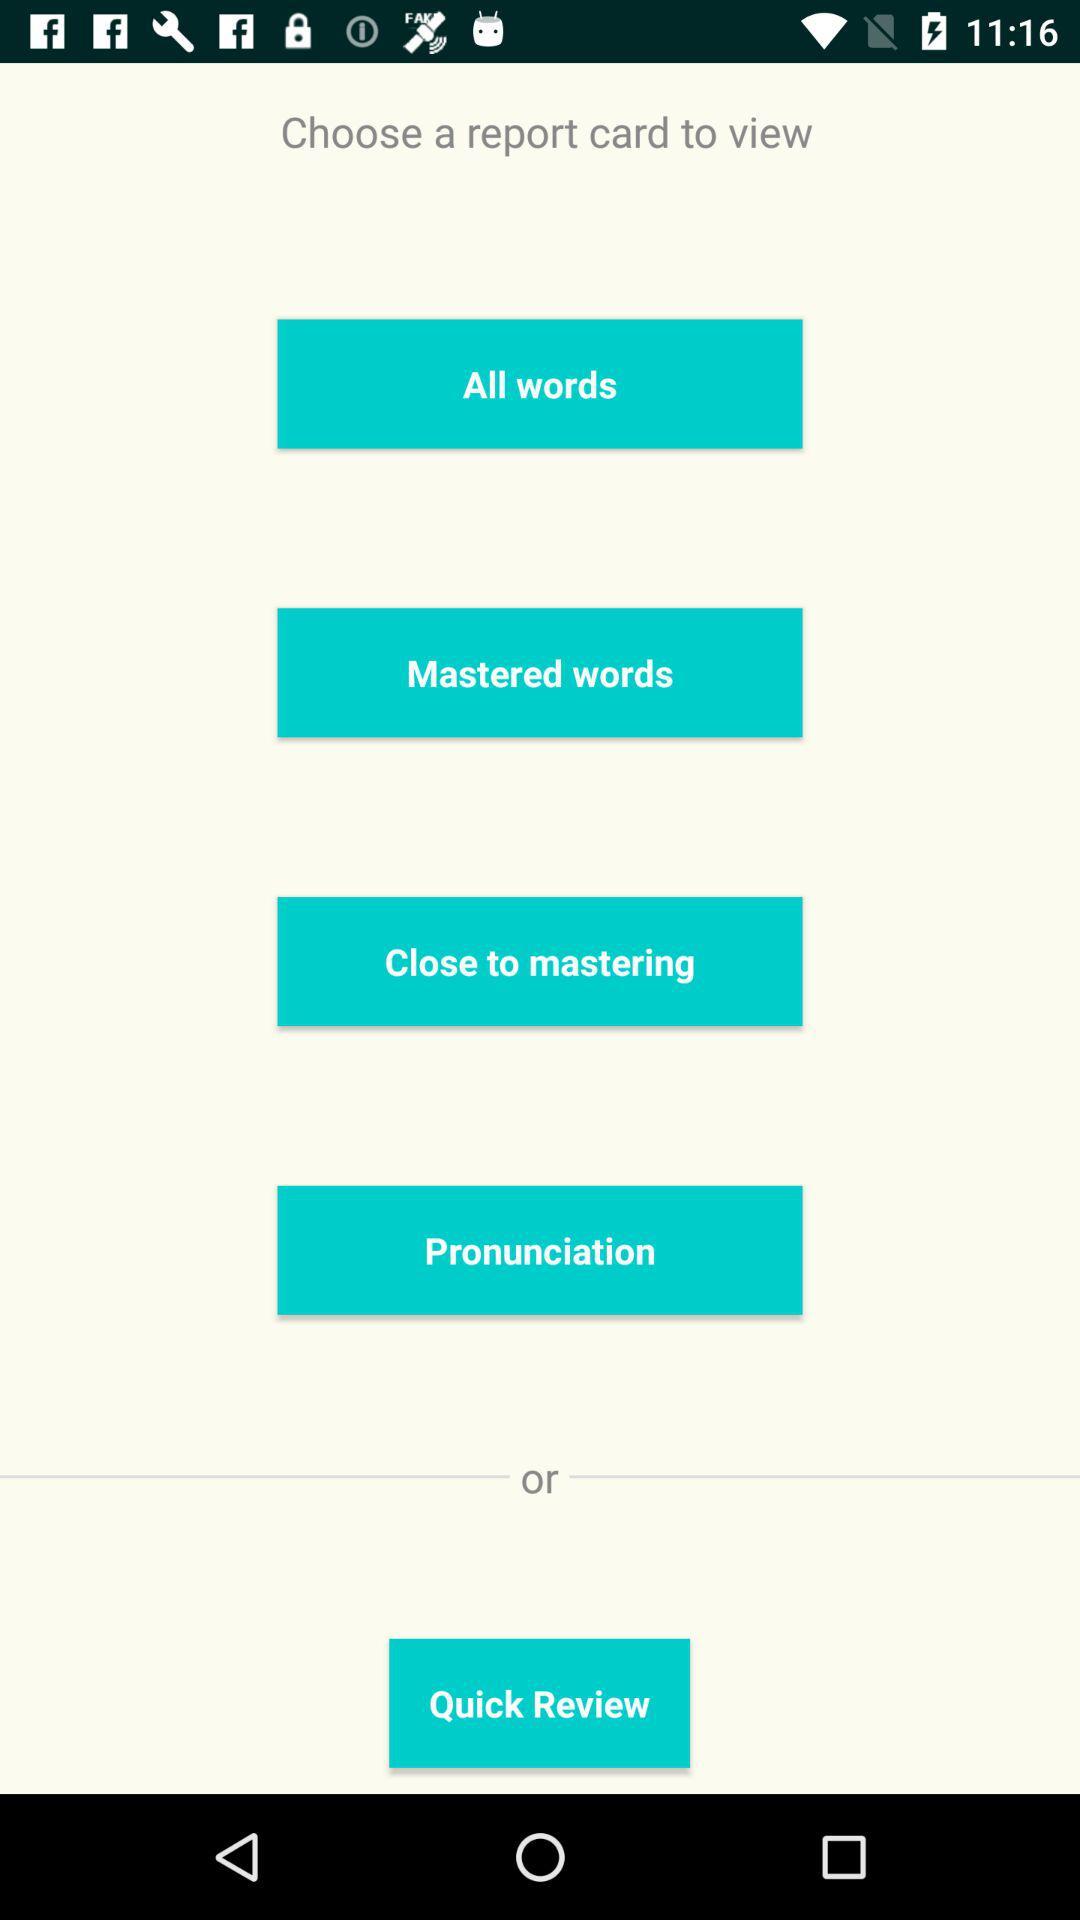 Image resolution: width=1080 pixels, height=1920 pixels. I want to click on close to mastering, so click(540, 961).